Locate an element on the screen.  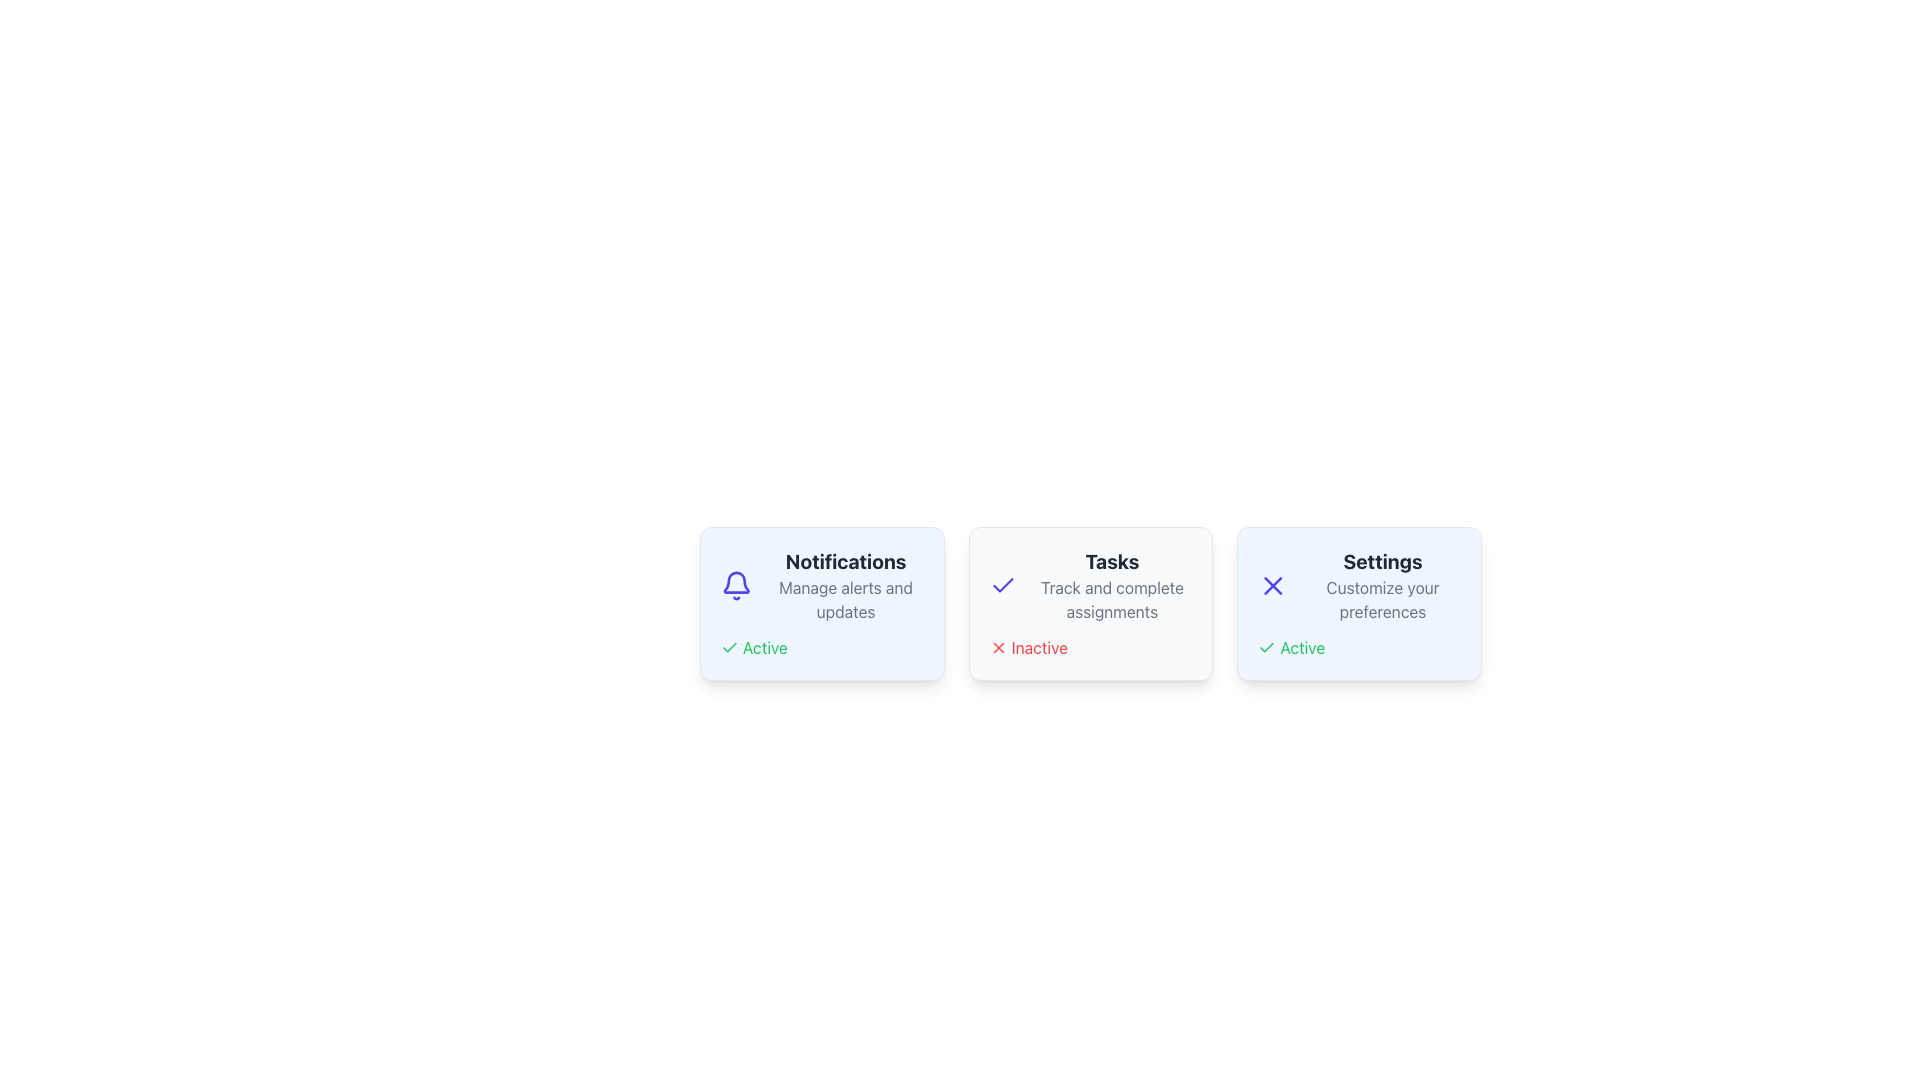
the bell-shaped blue icon located prominently to the left of the 'Notifications' text elements in the Notifications card is located at coordinates (735, 585).